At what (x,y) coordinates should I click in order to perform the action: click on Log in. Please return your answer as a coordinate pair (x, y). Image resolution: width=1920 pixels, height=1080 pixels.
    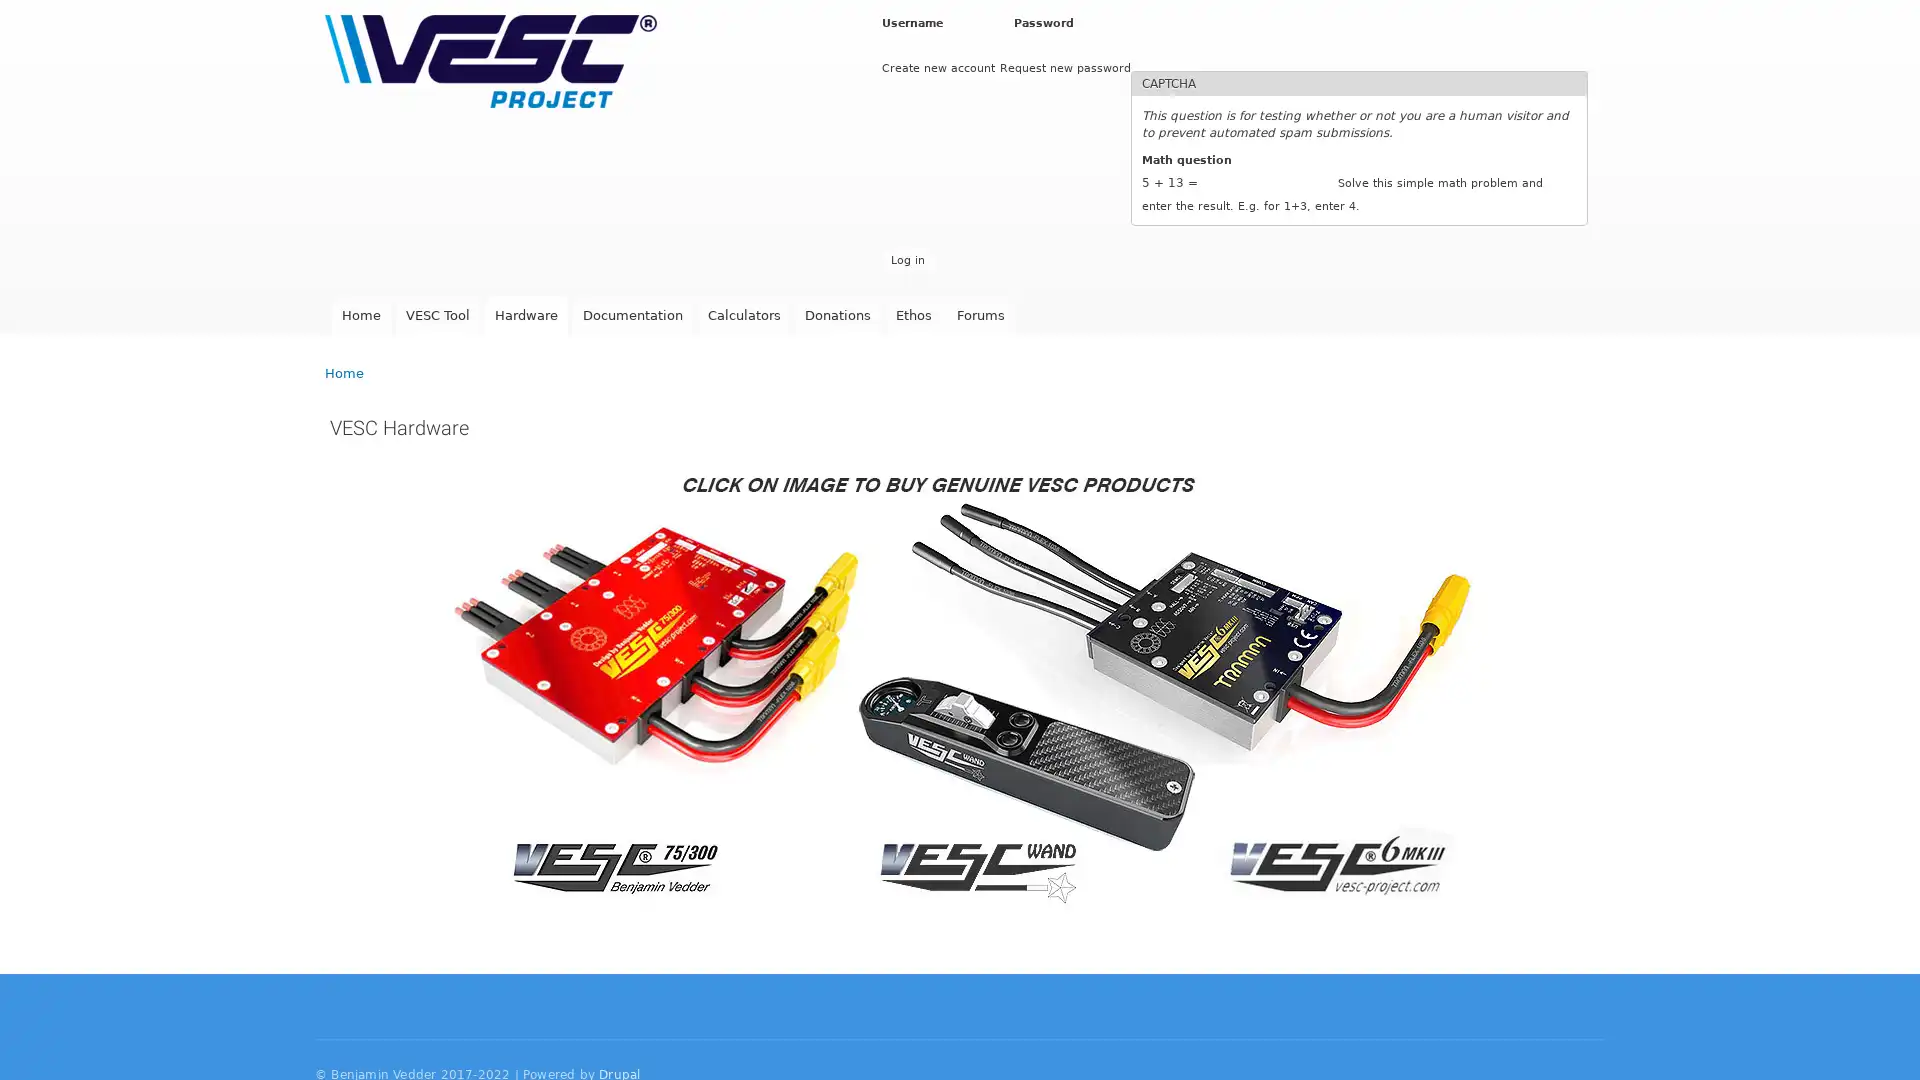
    Looking at the image, I should click on (906, 259).